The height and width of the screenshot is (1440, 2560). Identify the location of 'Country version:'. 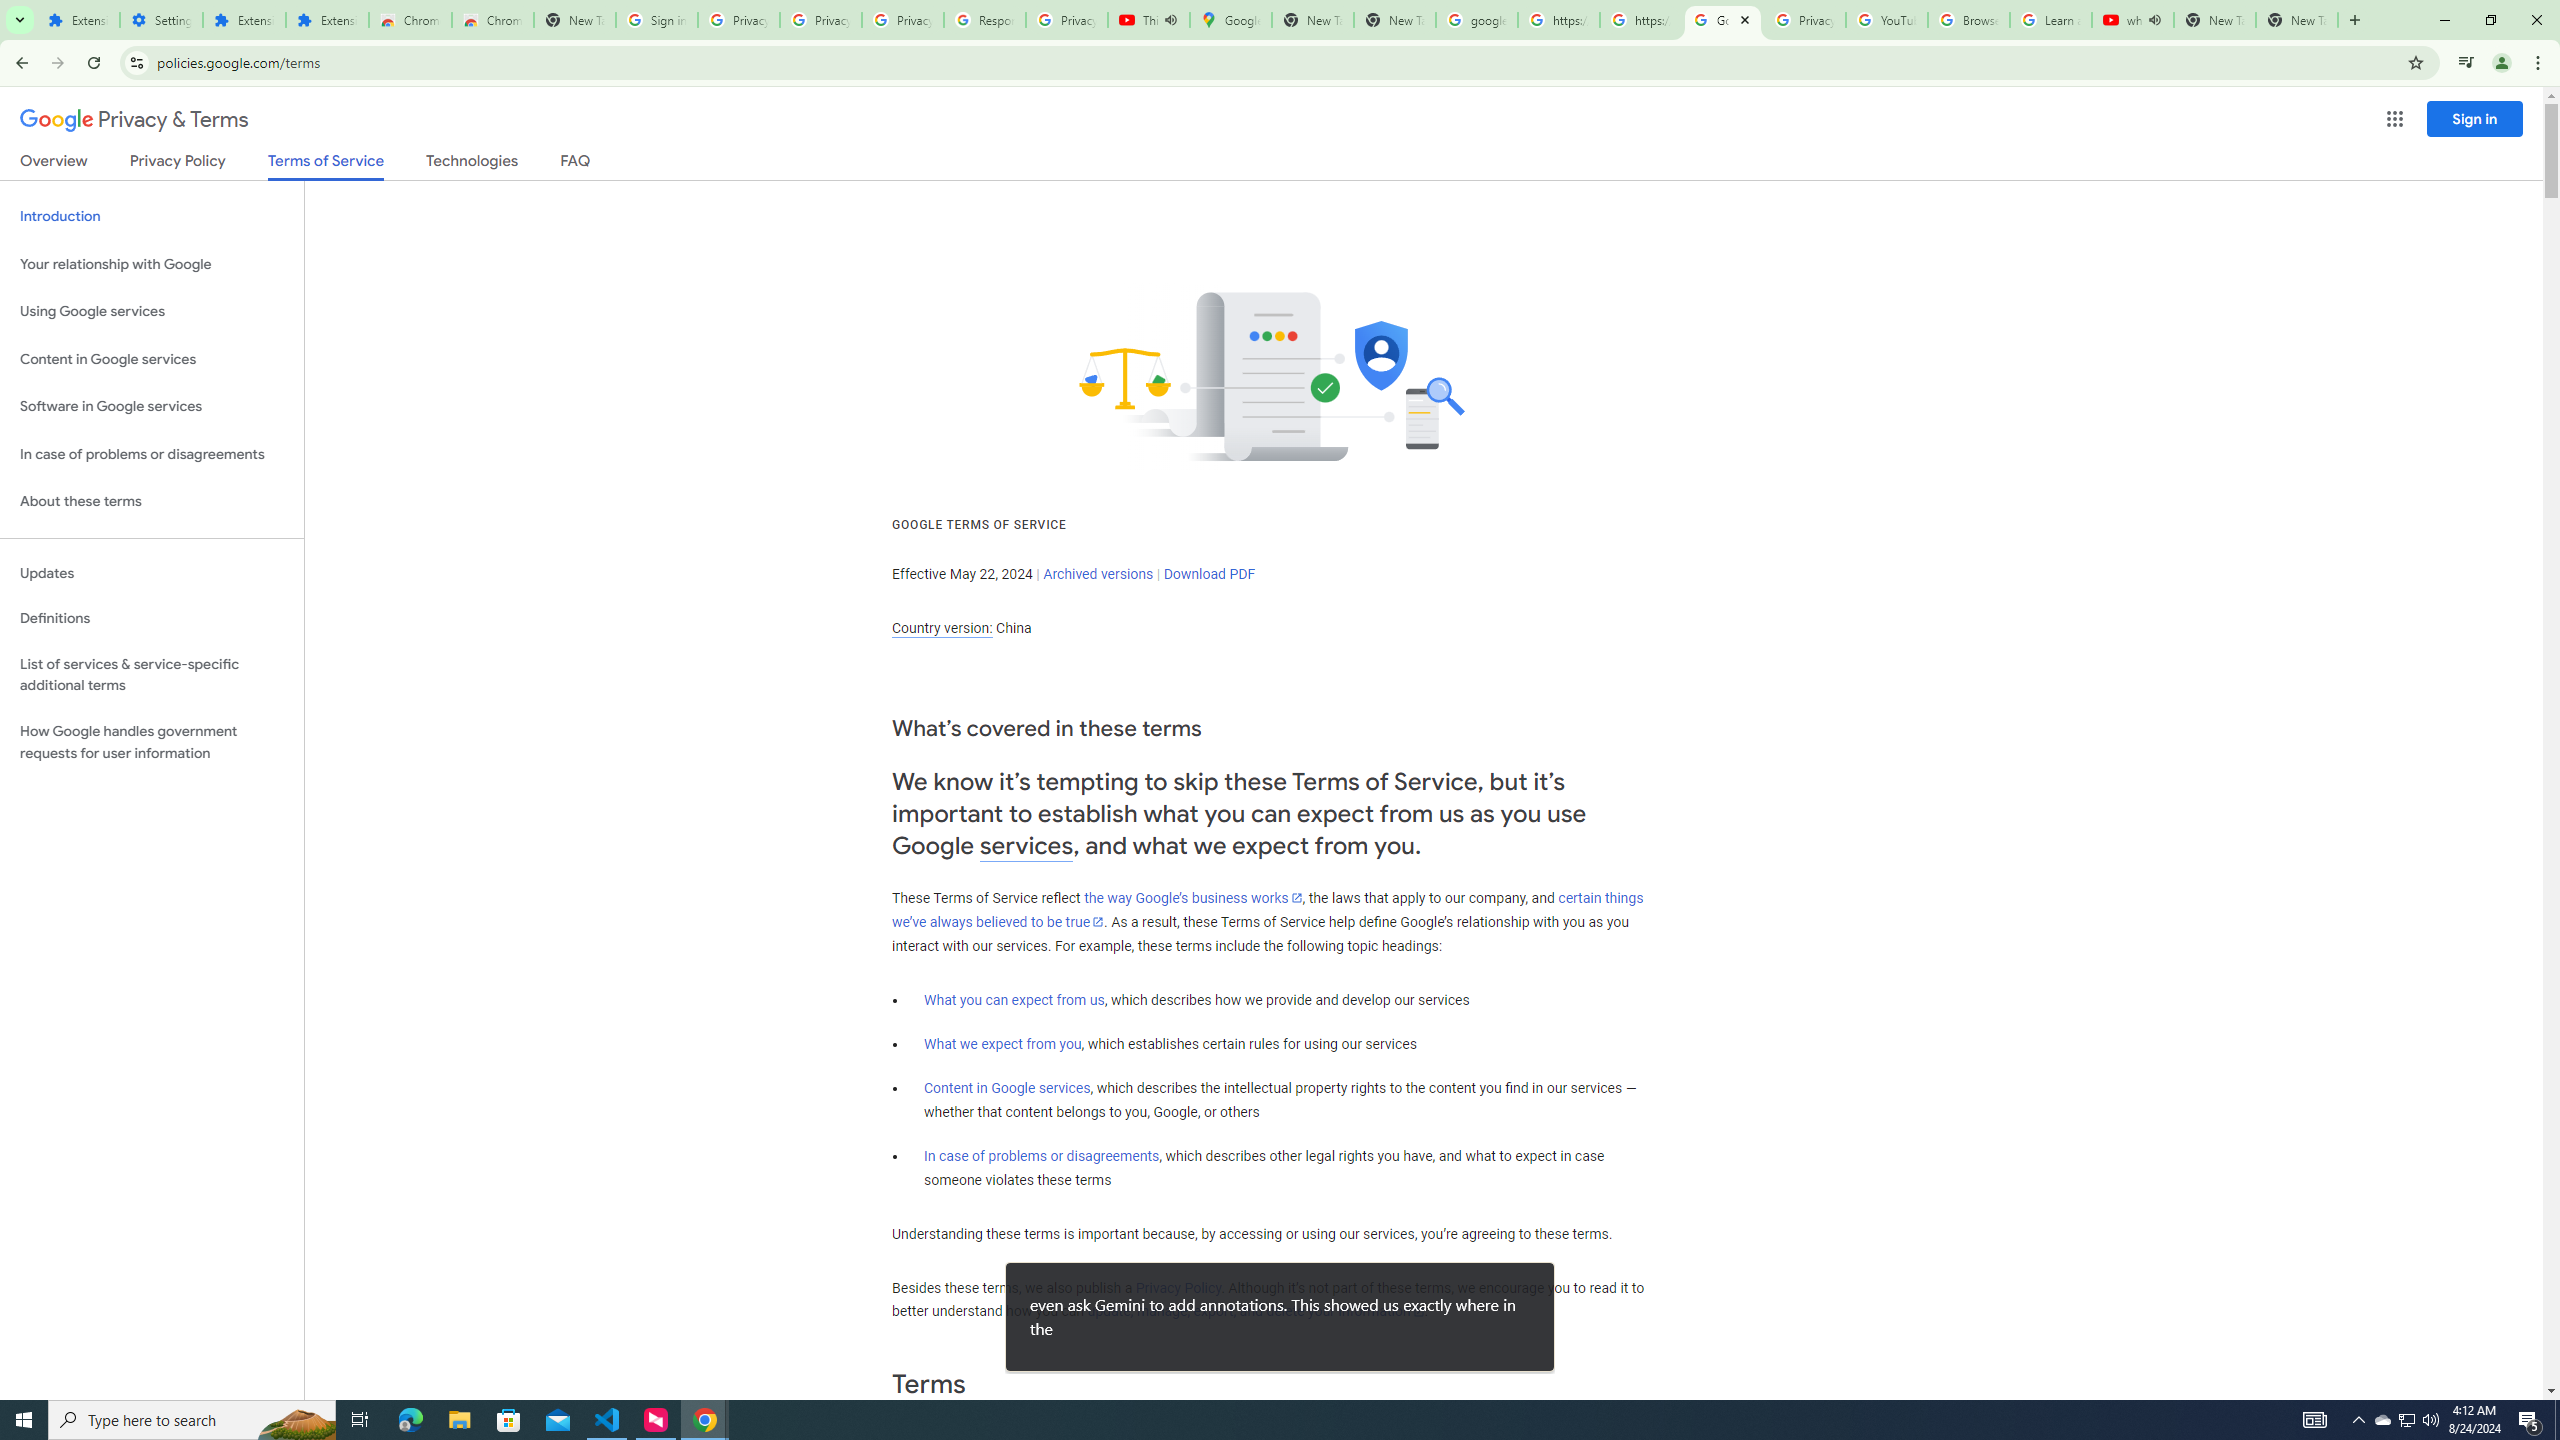
(941, 628).